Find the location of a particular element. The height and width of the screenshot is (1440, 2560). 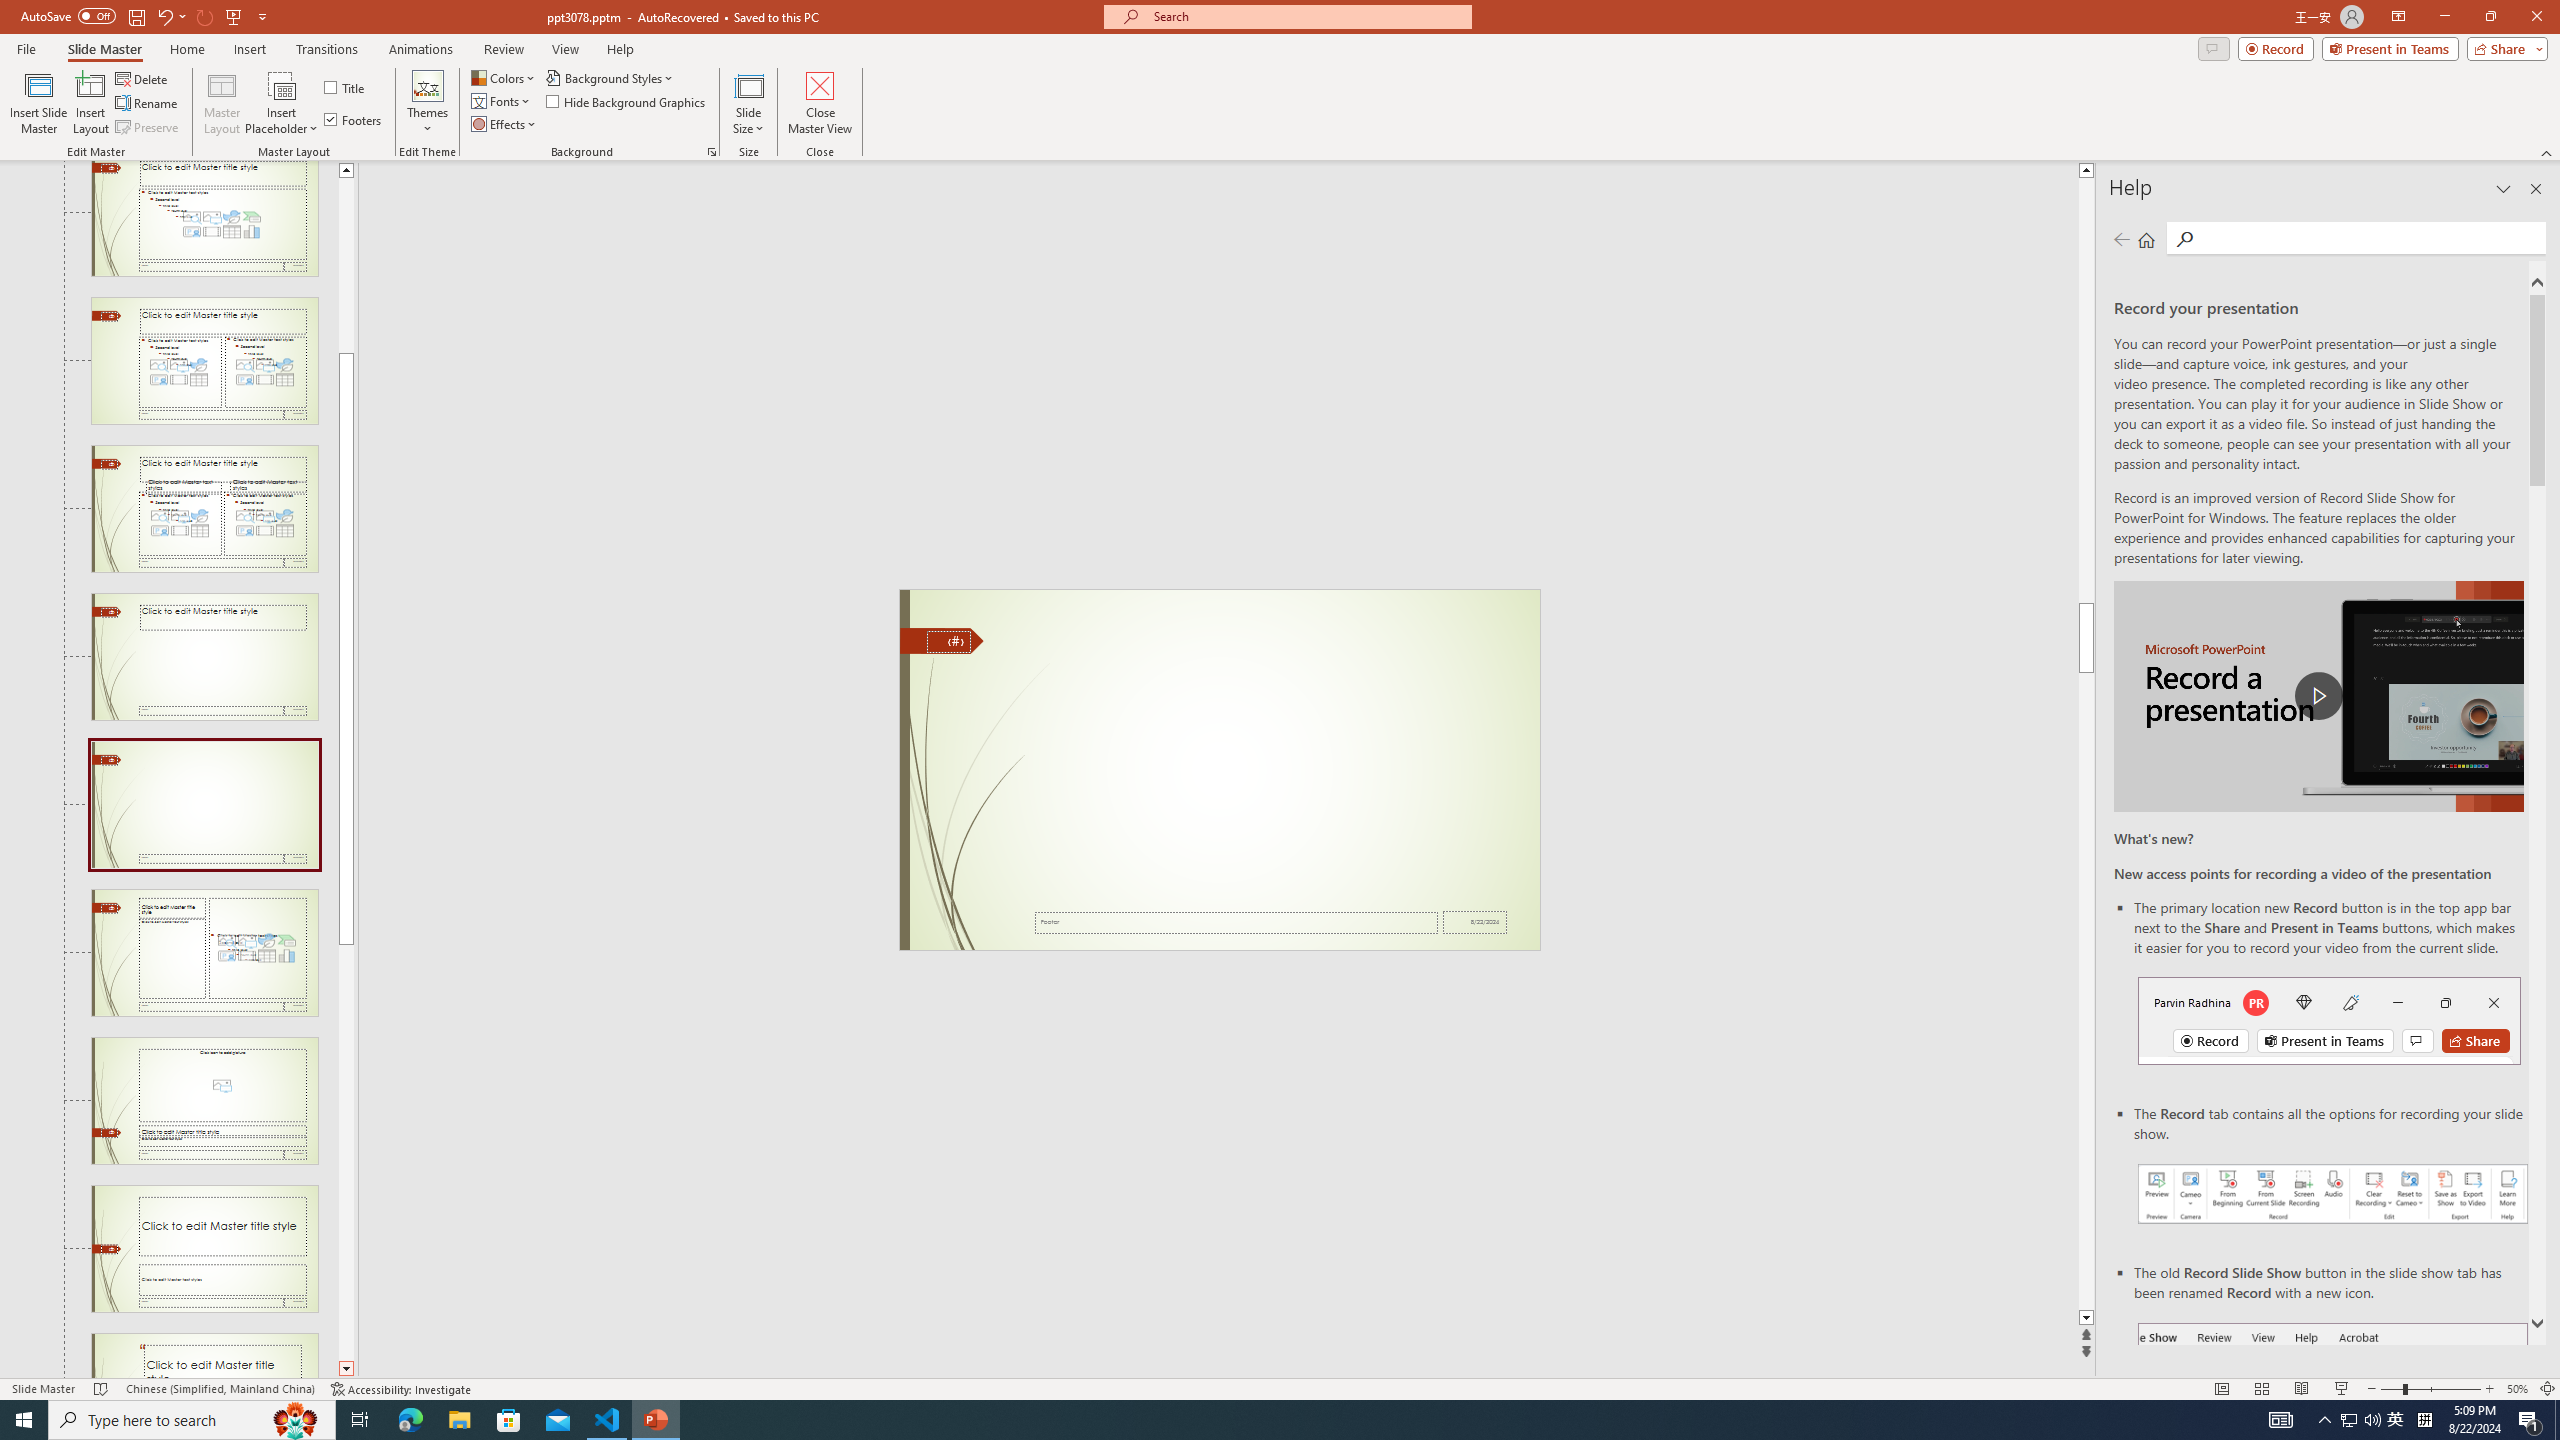

'Animations' is located at coordinates (420, 49).